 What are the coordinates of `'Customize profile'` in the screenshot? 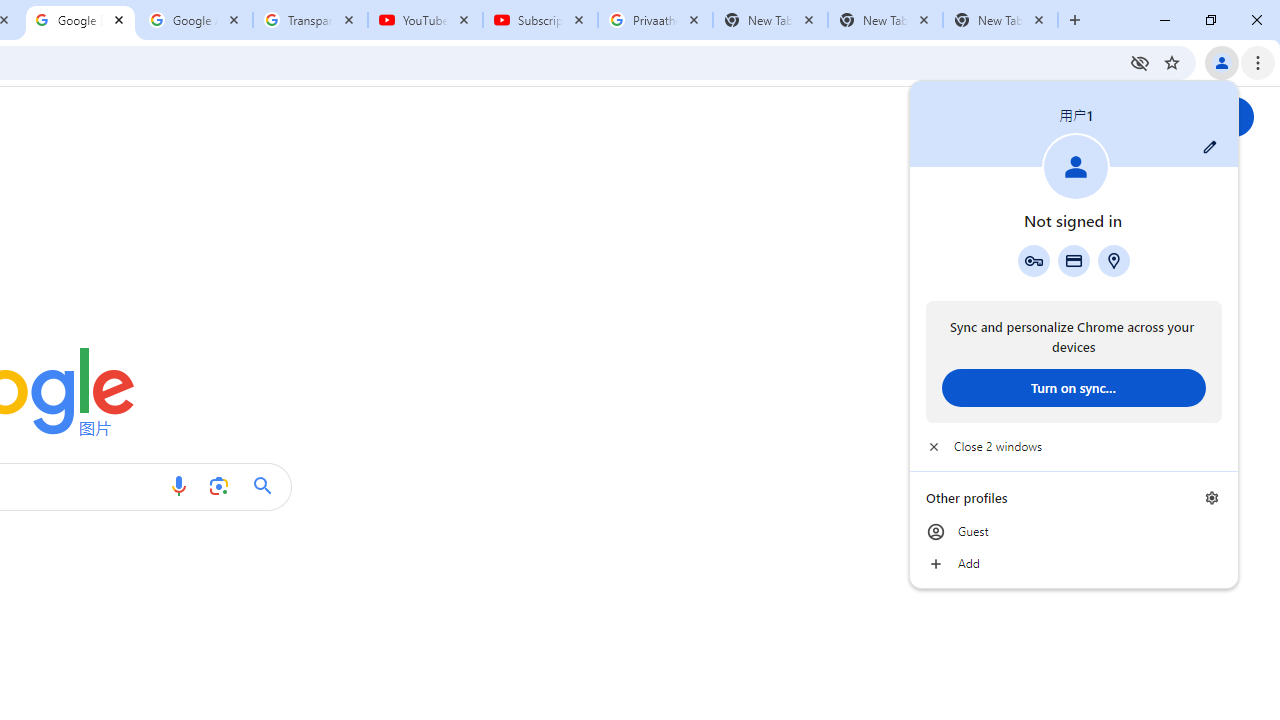 It's located at (1209, 146).